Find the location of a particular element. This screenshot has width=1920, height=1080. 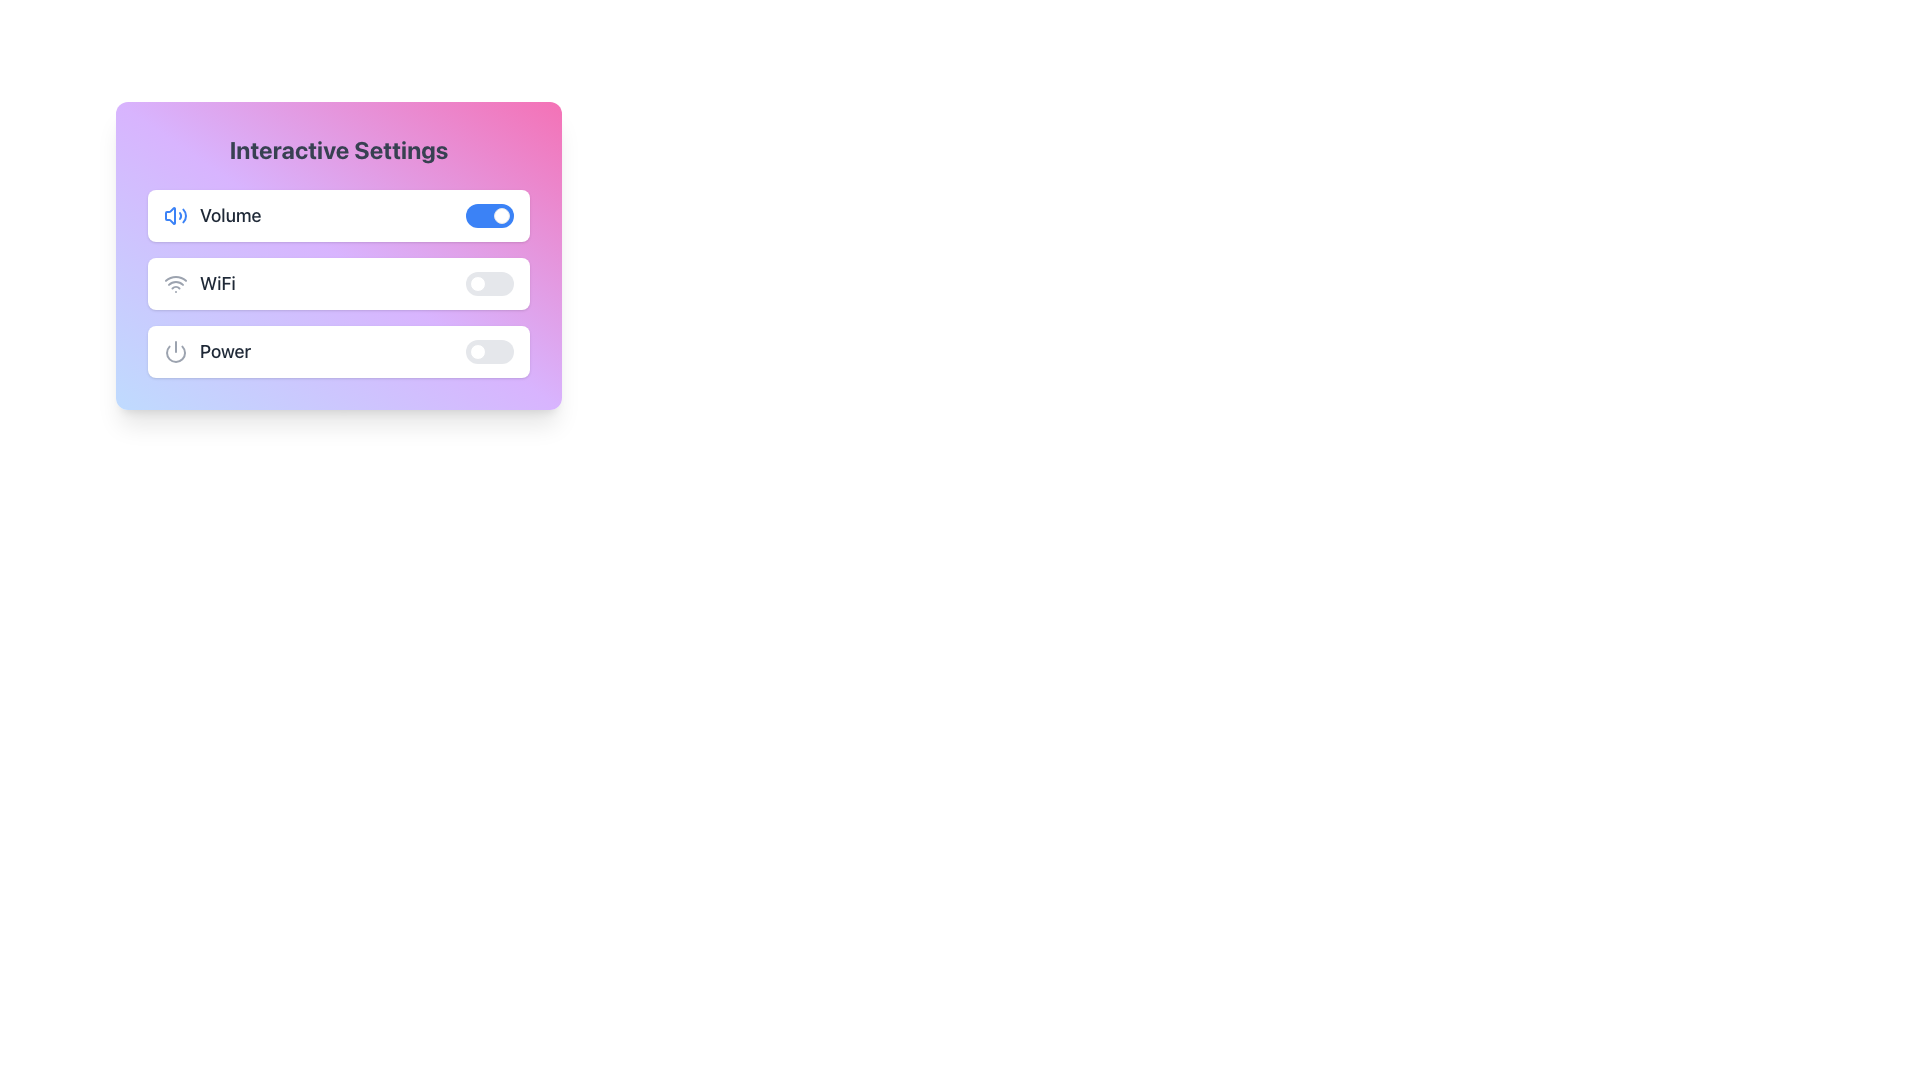

the Text Label that corresponds to the 'Power' toggle switch, which is the third item in the settings options list is located at coordinates (207, 350).